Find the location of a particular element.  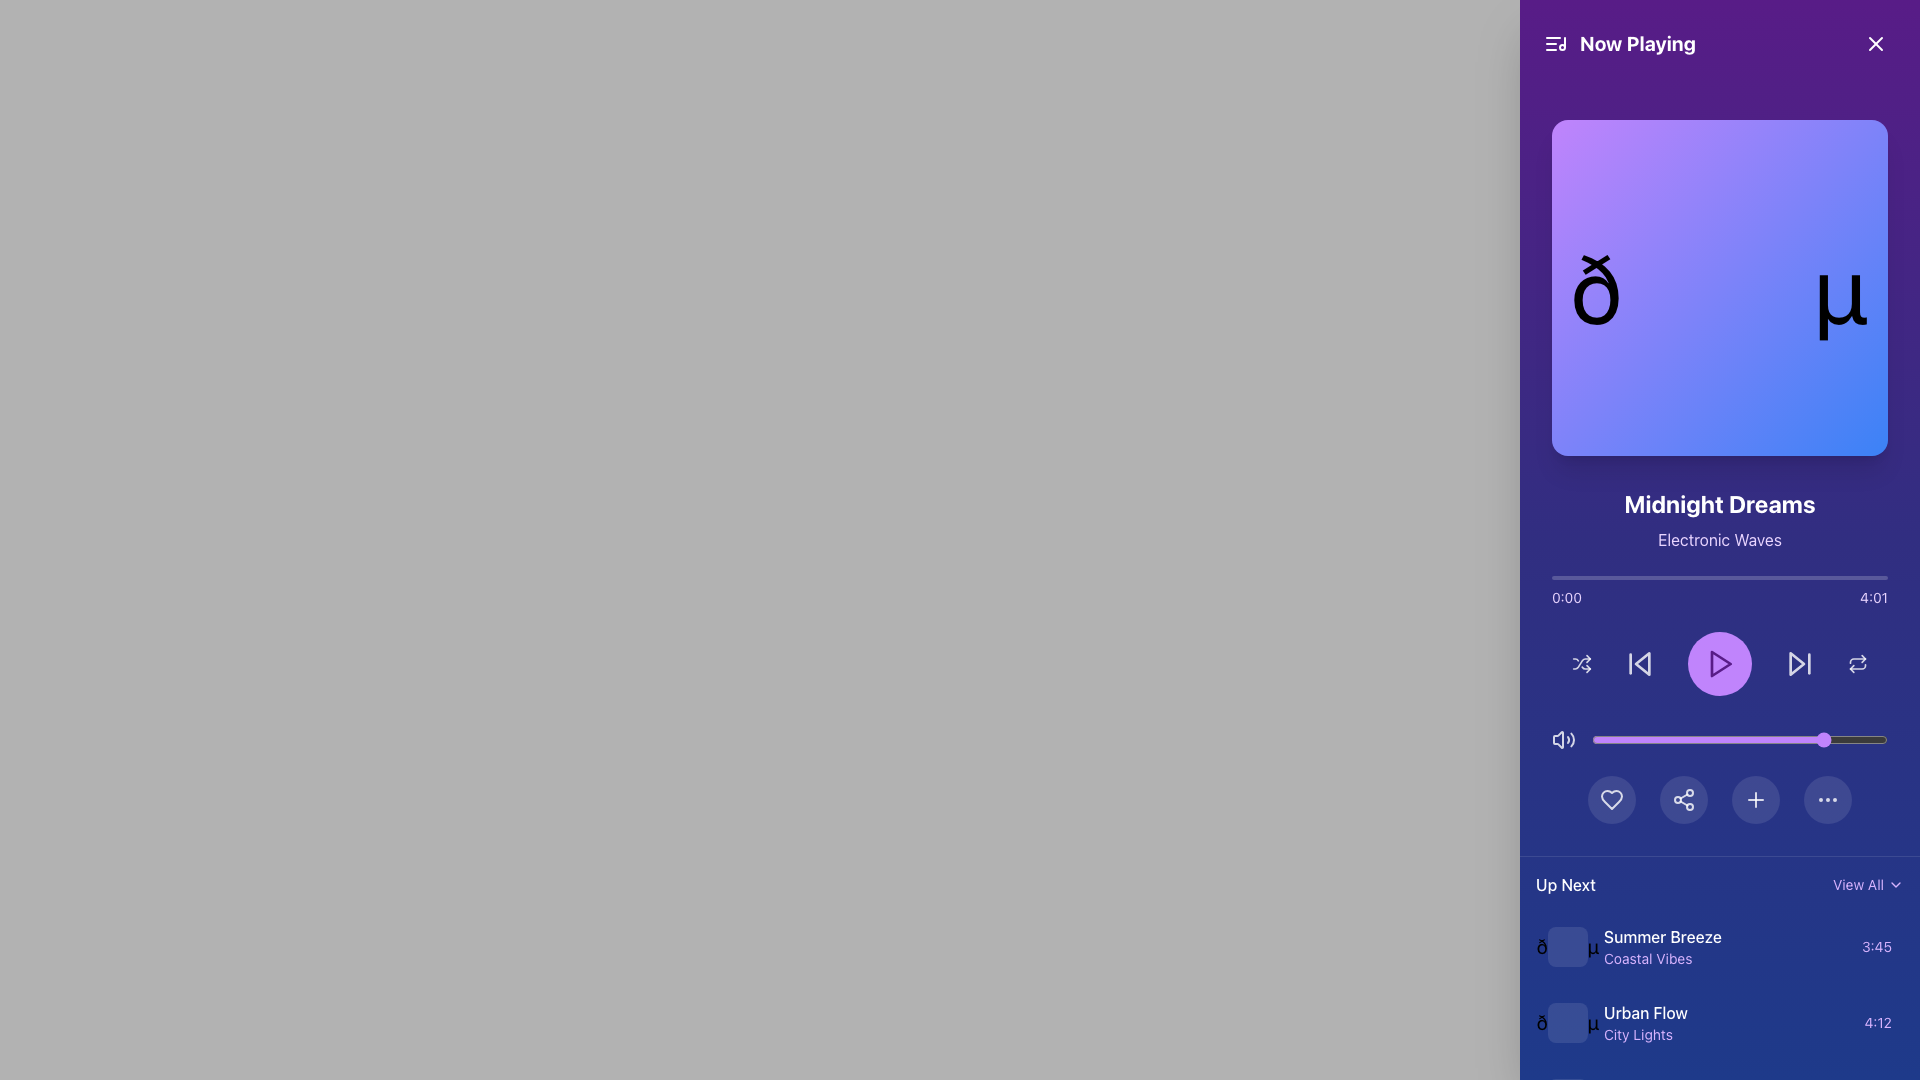

the heart-shaped icon in the media control panel is located at coordinates (1612, 798).